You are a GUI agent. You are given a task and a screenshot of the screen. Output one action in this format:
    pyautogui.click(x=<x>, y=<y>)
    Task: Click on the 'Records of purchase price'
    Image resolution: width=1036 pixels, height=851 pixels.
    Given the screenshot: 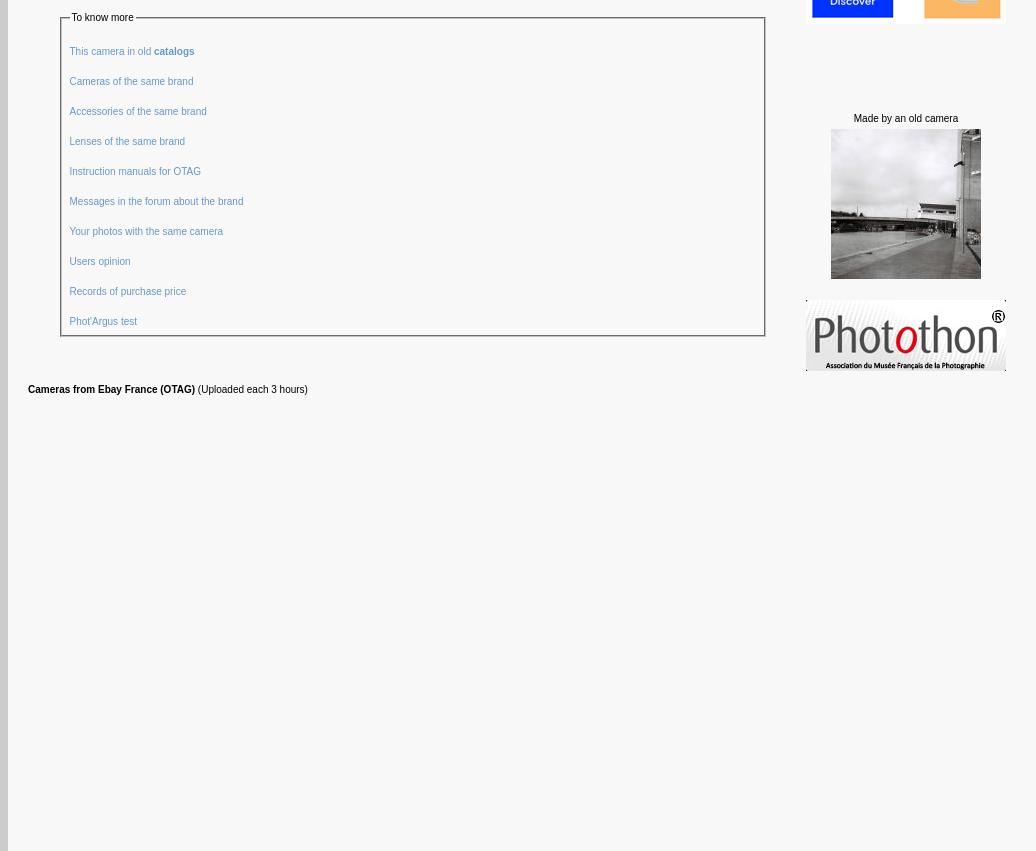 What is the action you would take?
    pyautogui.click(x=128, y=290)
    